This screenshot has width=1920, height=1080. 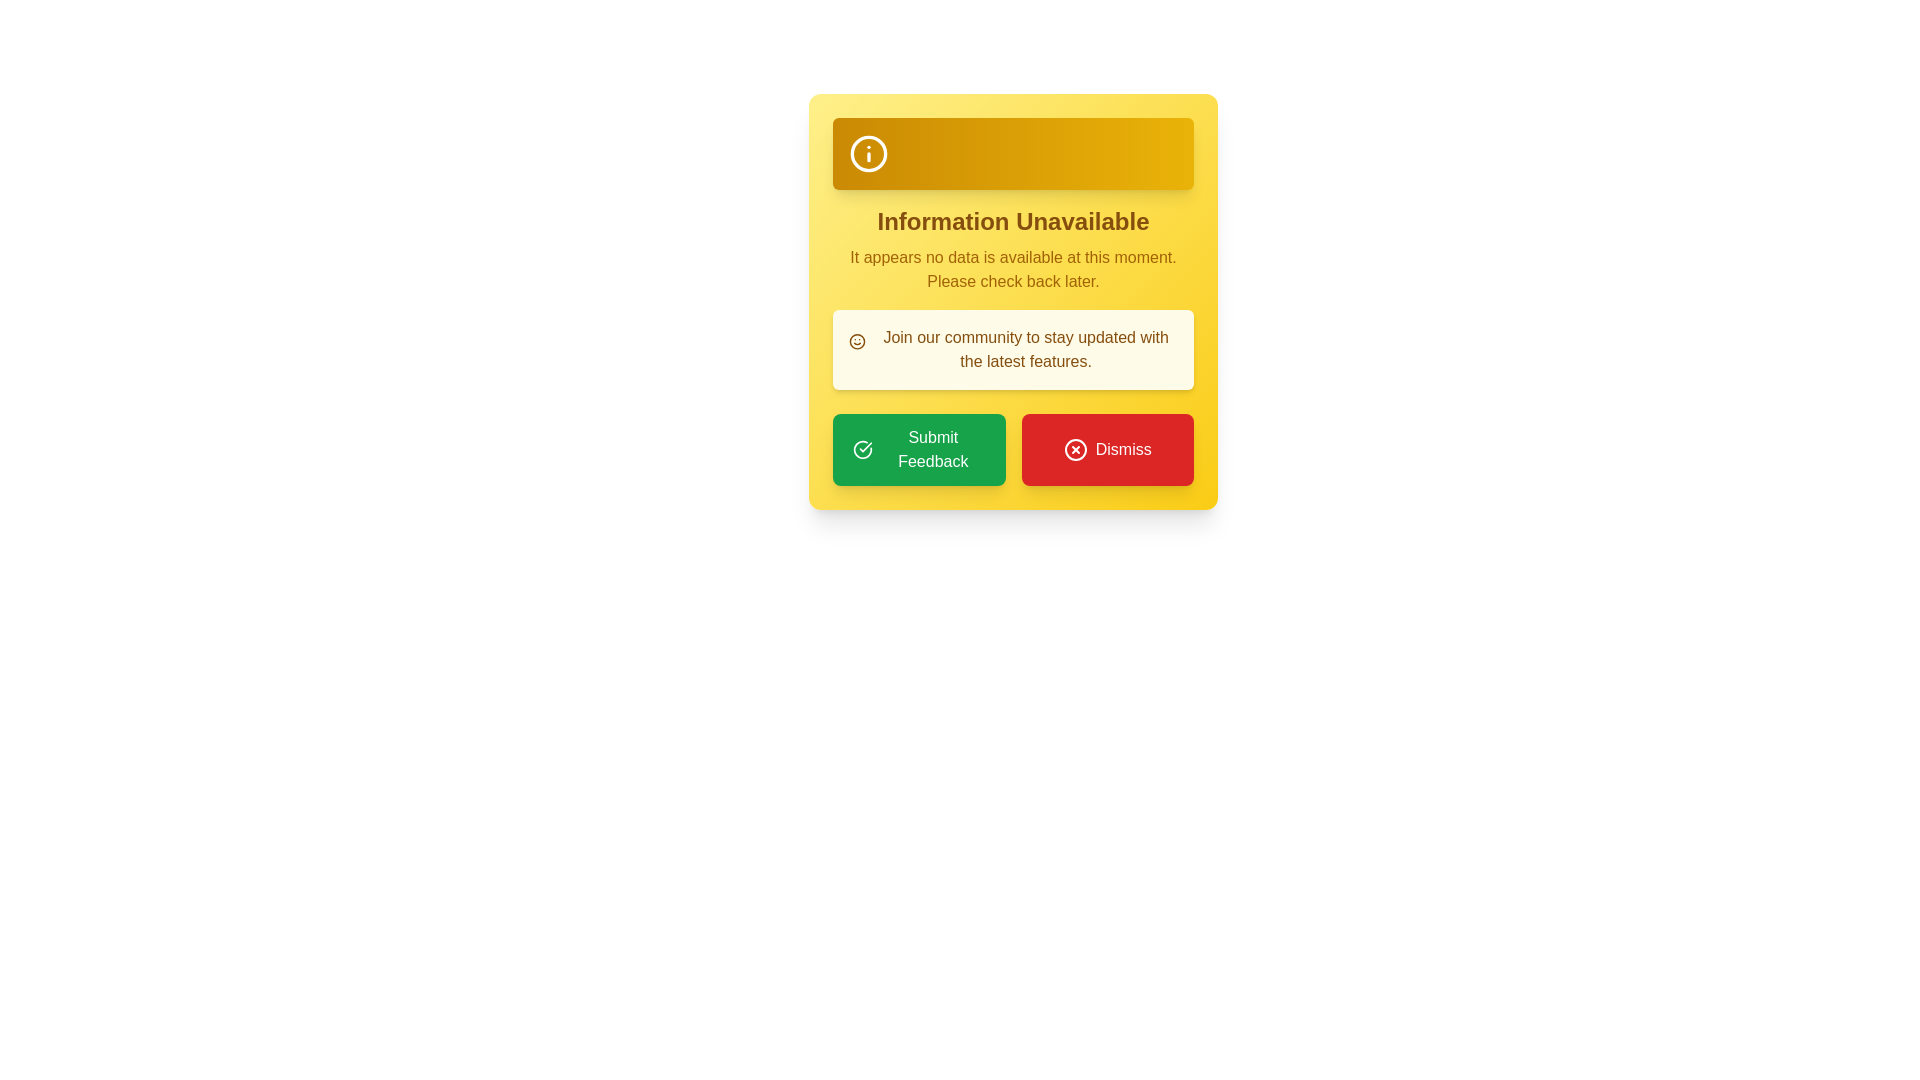 What do you see at coordinates (918, 450) in the screenshot?
I see `the green 'Submit Feedback' button with rounded corners and a checkmark icon to trigger the hover effect` at bounding box center [918, 450].